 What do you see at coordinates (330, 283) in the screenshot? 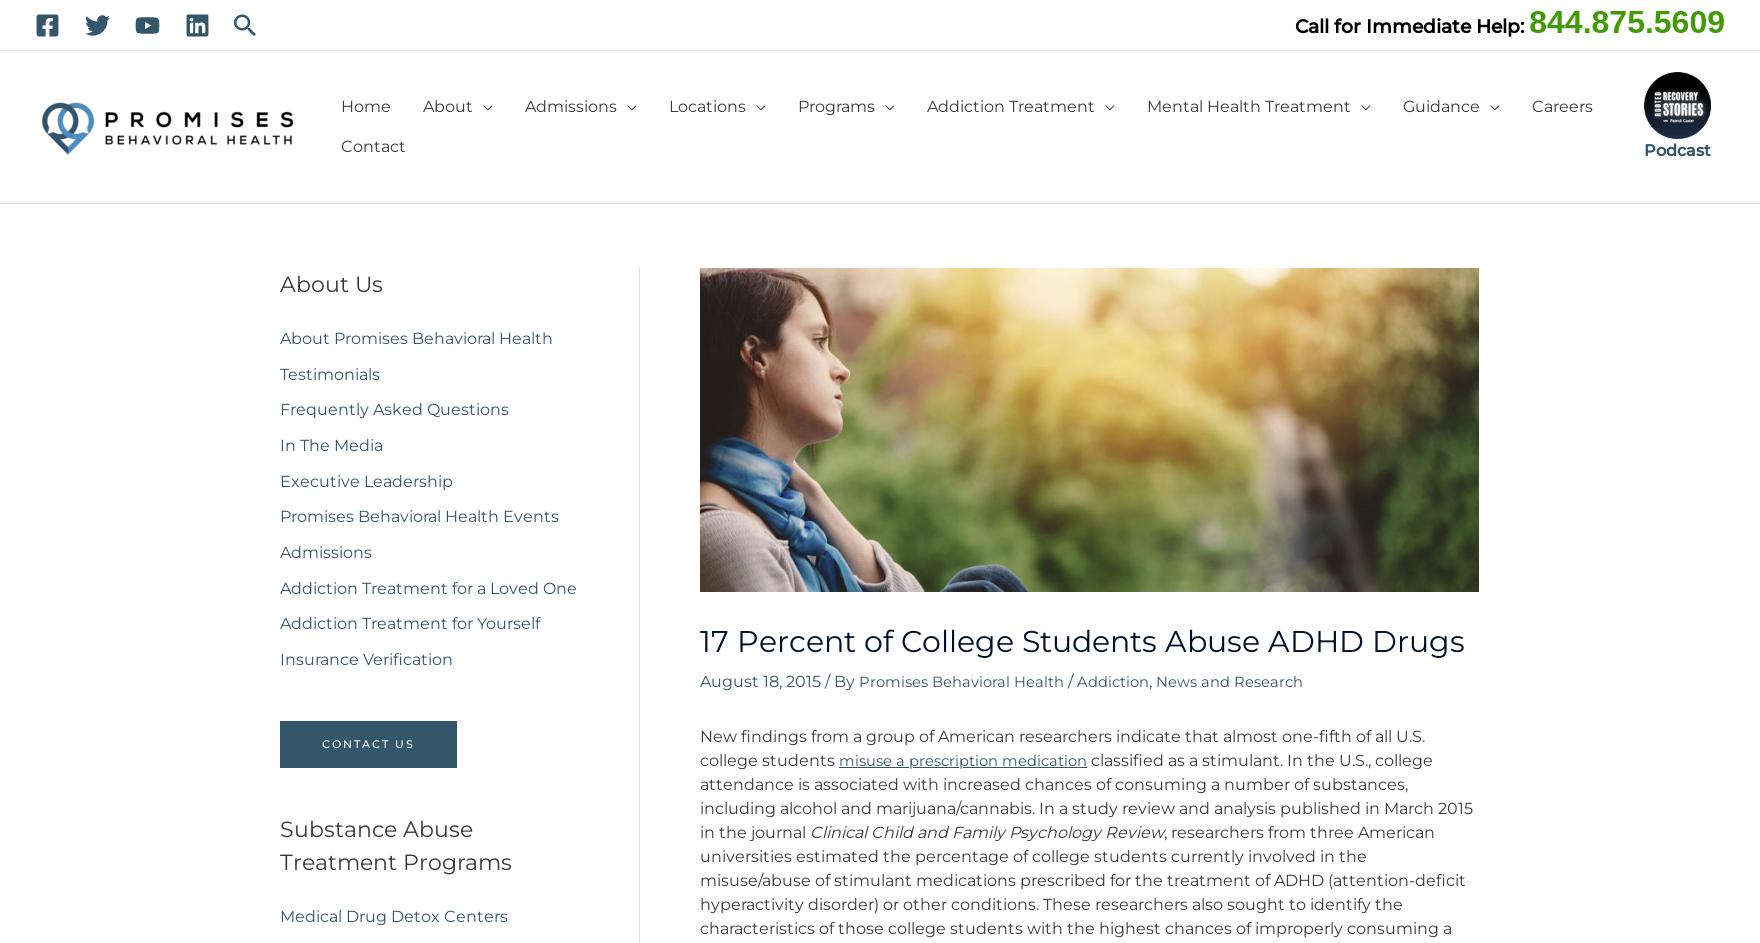
I see `'About Us'` at bounding box center [330, 283].